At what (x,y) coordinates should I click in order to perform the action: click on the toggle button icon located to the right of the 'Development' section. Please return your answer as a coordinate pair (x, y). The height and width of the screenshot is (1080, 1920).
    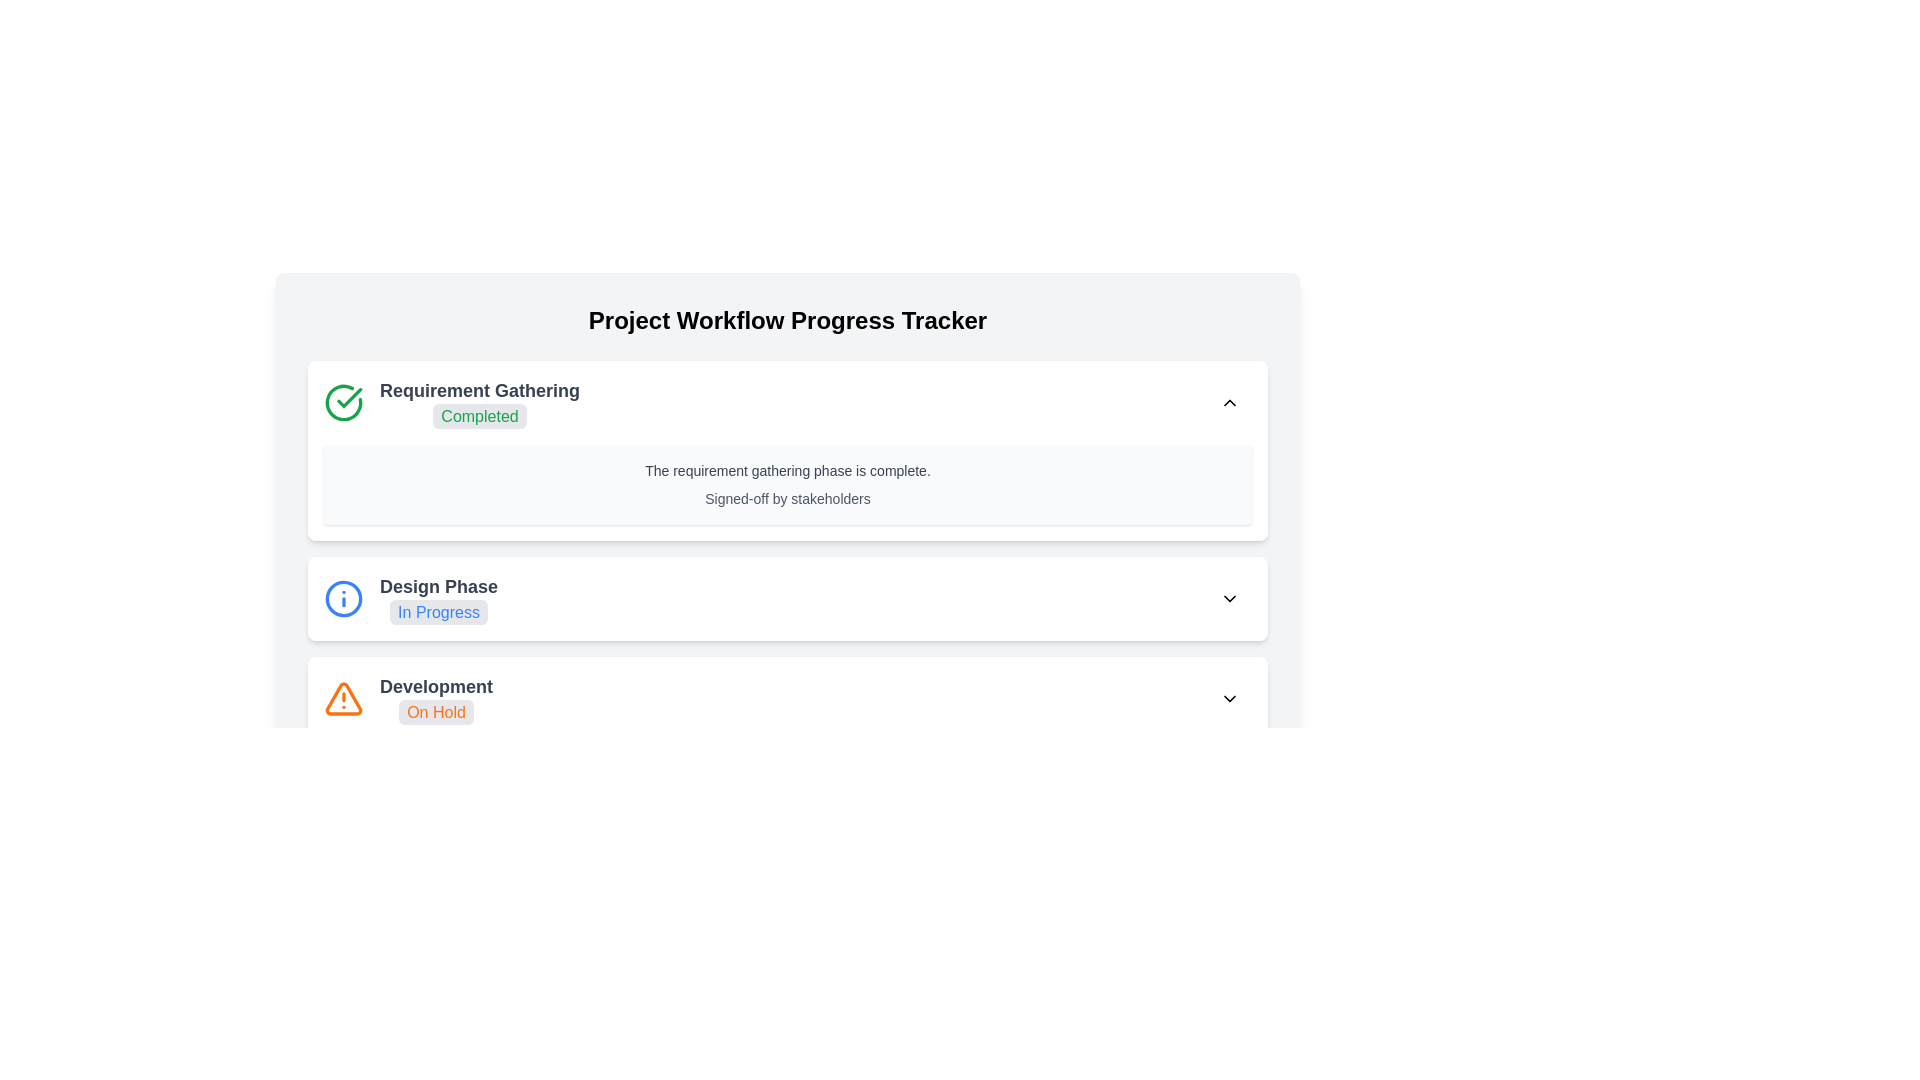
    Looking at the image, I should click on (1228, 697).